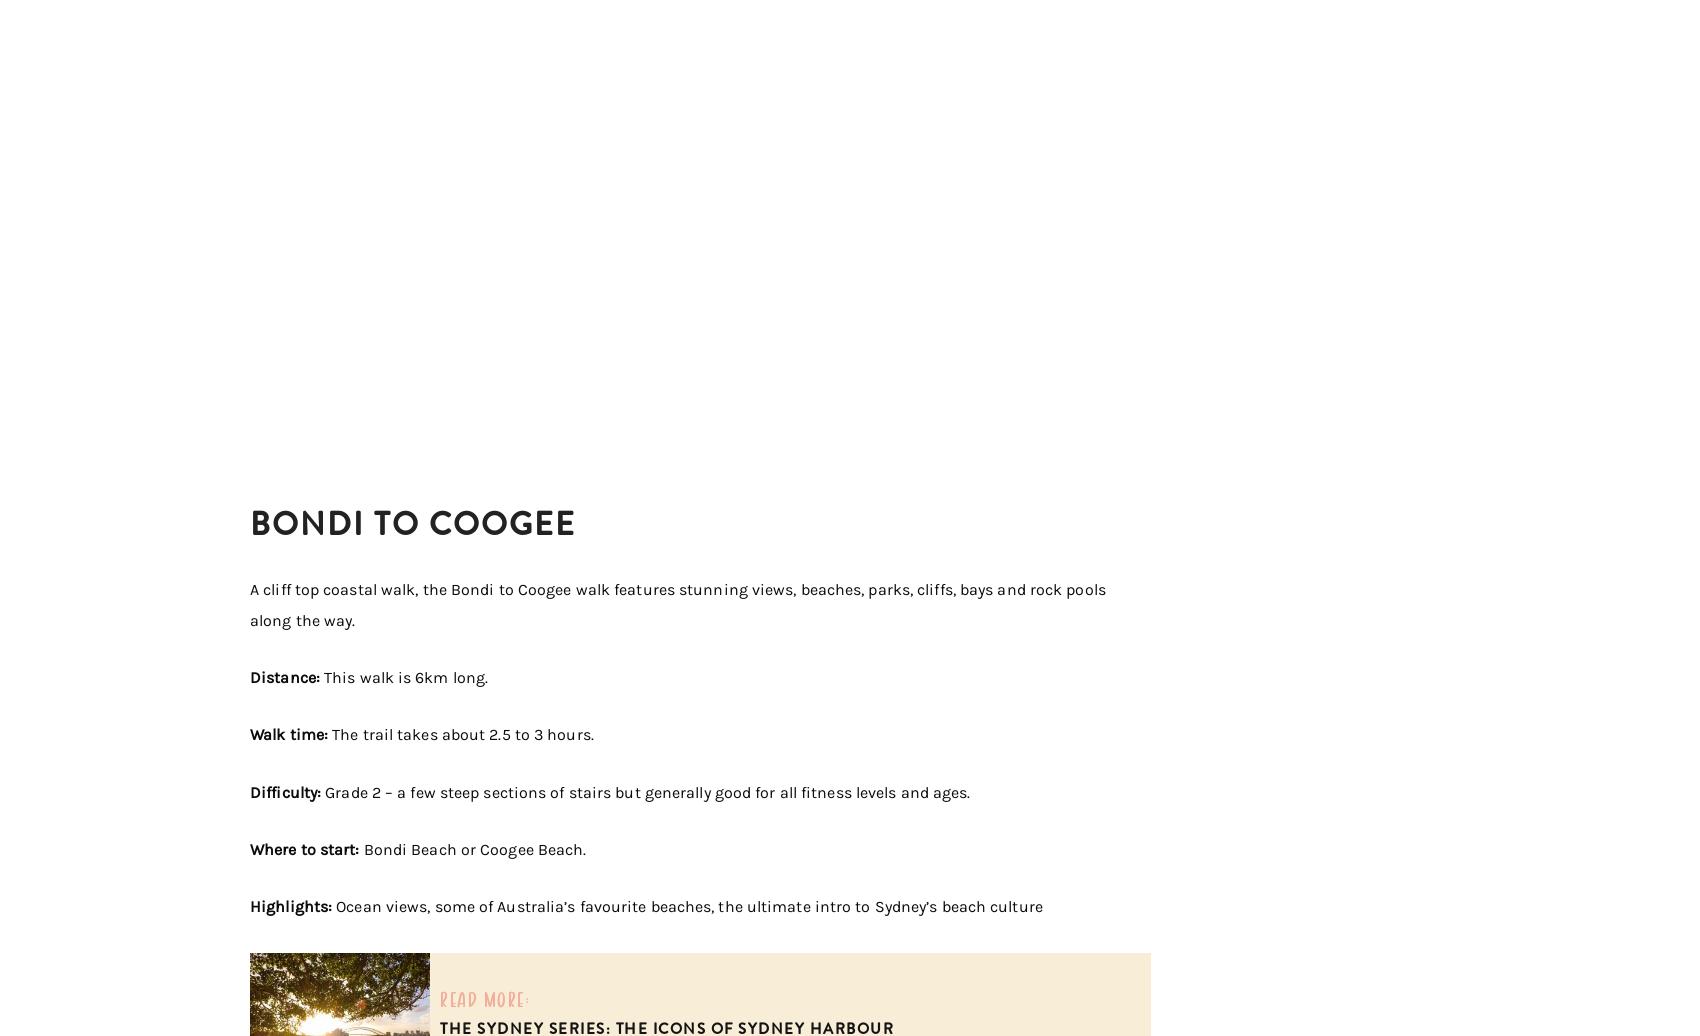 This screenshot has height=1036, width=1700. What do you see at coordinates (411, 522) in the screenshot?
I see `'Bondi to Coogee'` at bounding box center [411, 522].